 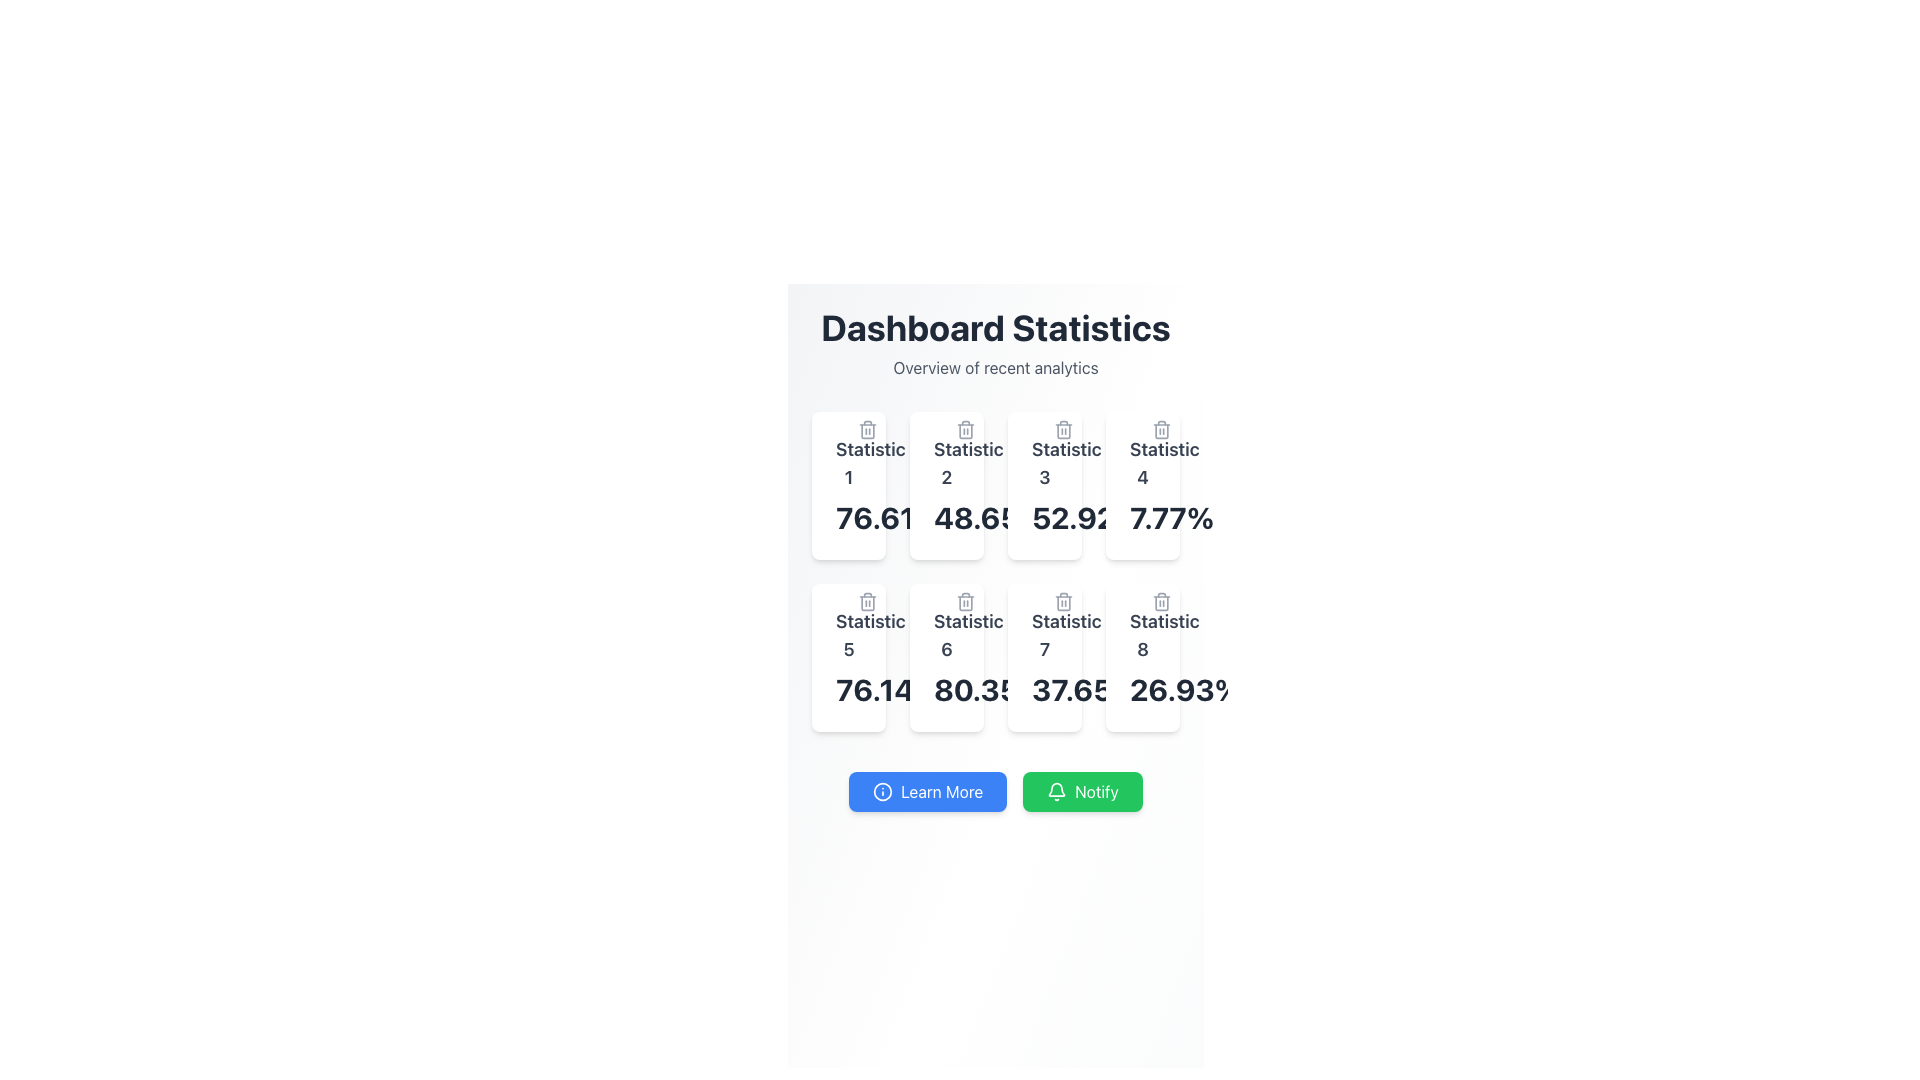 I want to click on the circular information icon with an outlined border and the letter 'i' in the center, located inside the 'Learn More' button, so click(x=882, y=790).